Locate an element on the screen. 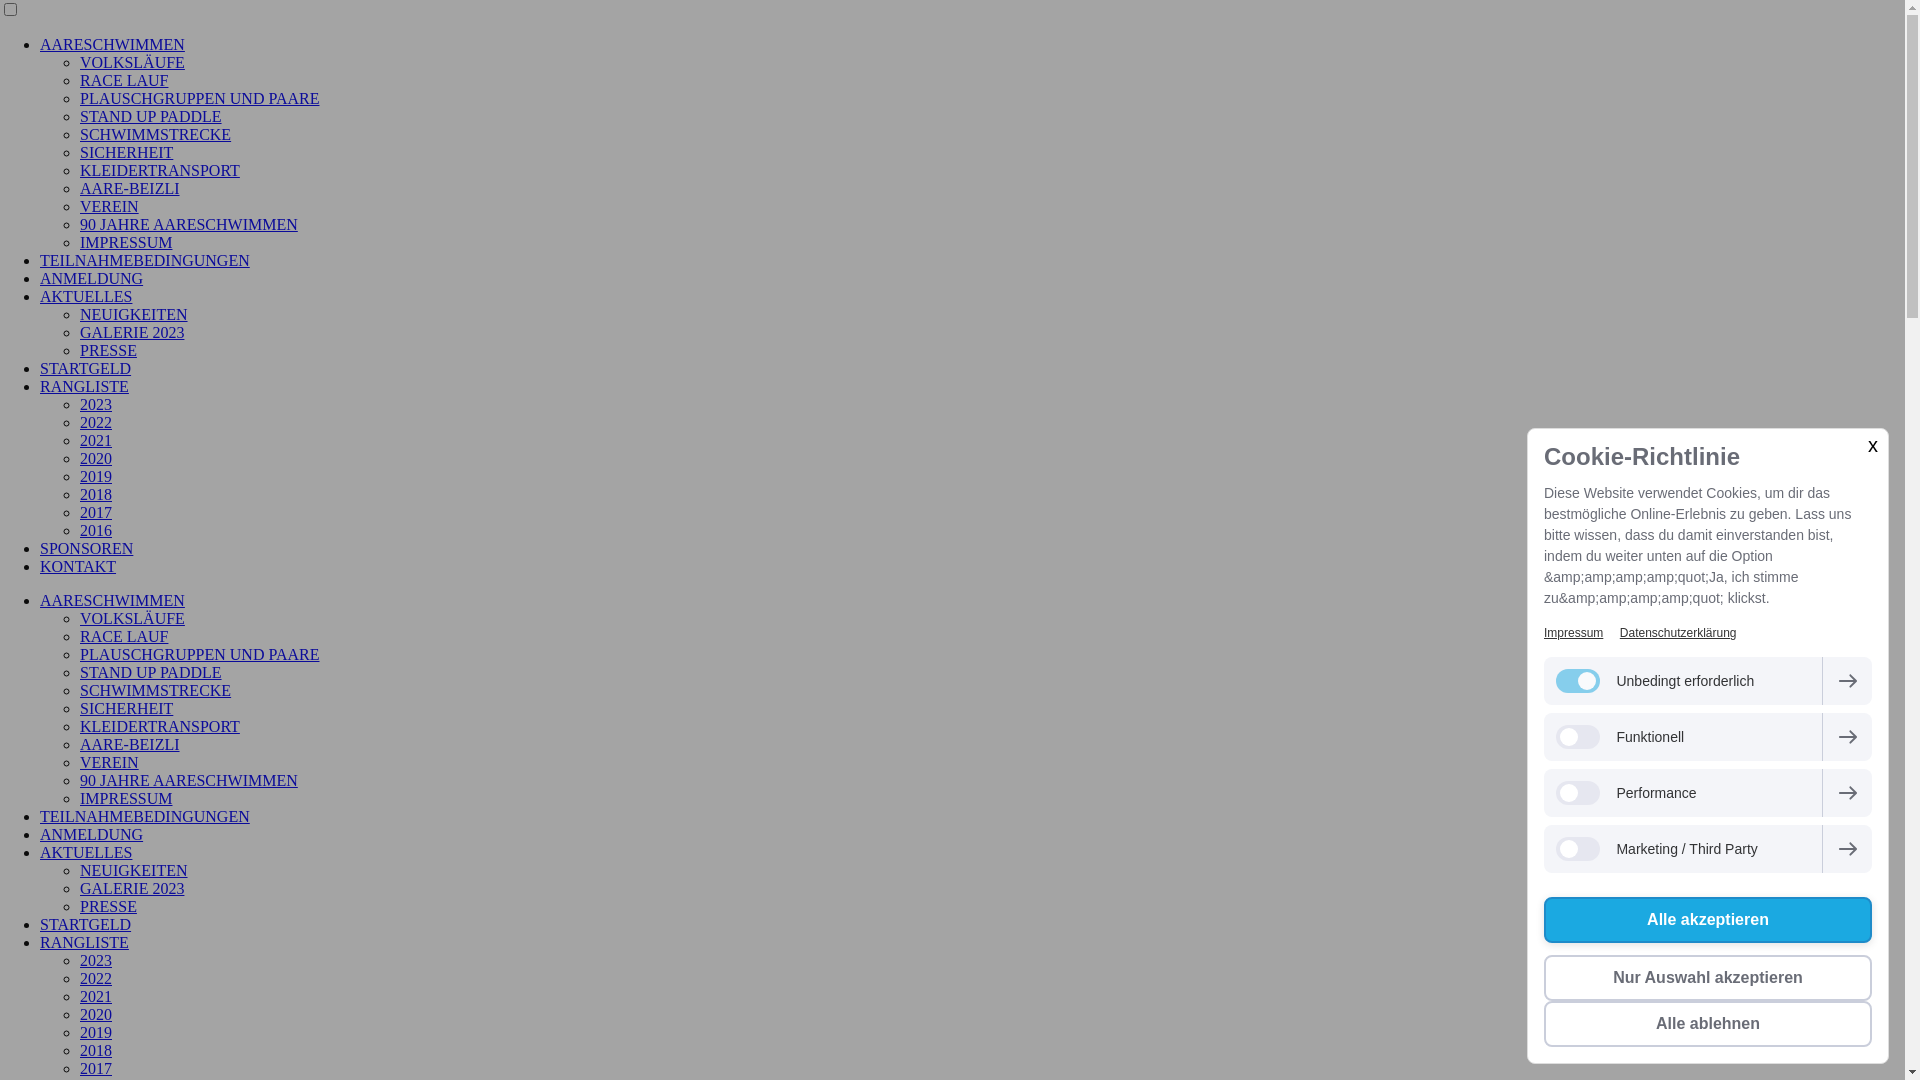  'VEREIN' is located at coordinates (108, 762).